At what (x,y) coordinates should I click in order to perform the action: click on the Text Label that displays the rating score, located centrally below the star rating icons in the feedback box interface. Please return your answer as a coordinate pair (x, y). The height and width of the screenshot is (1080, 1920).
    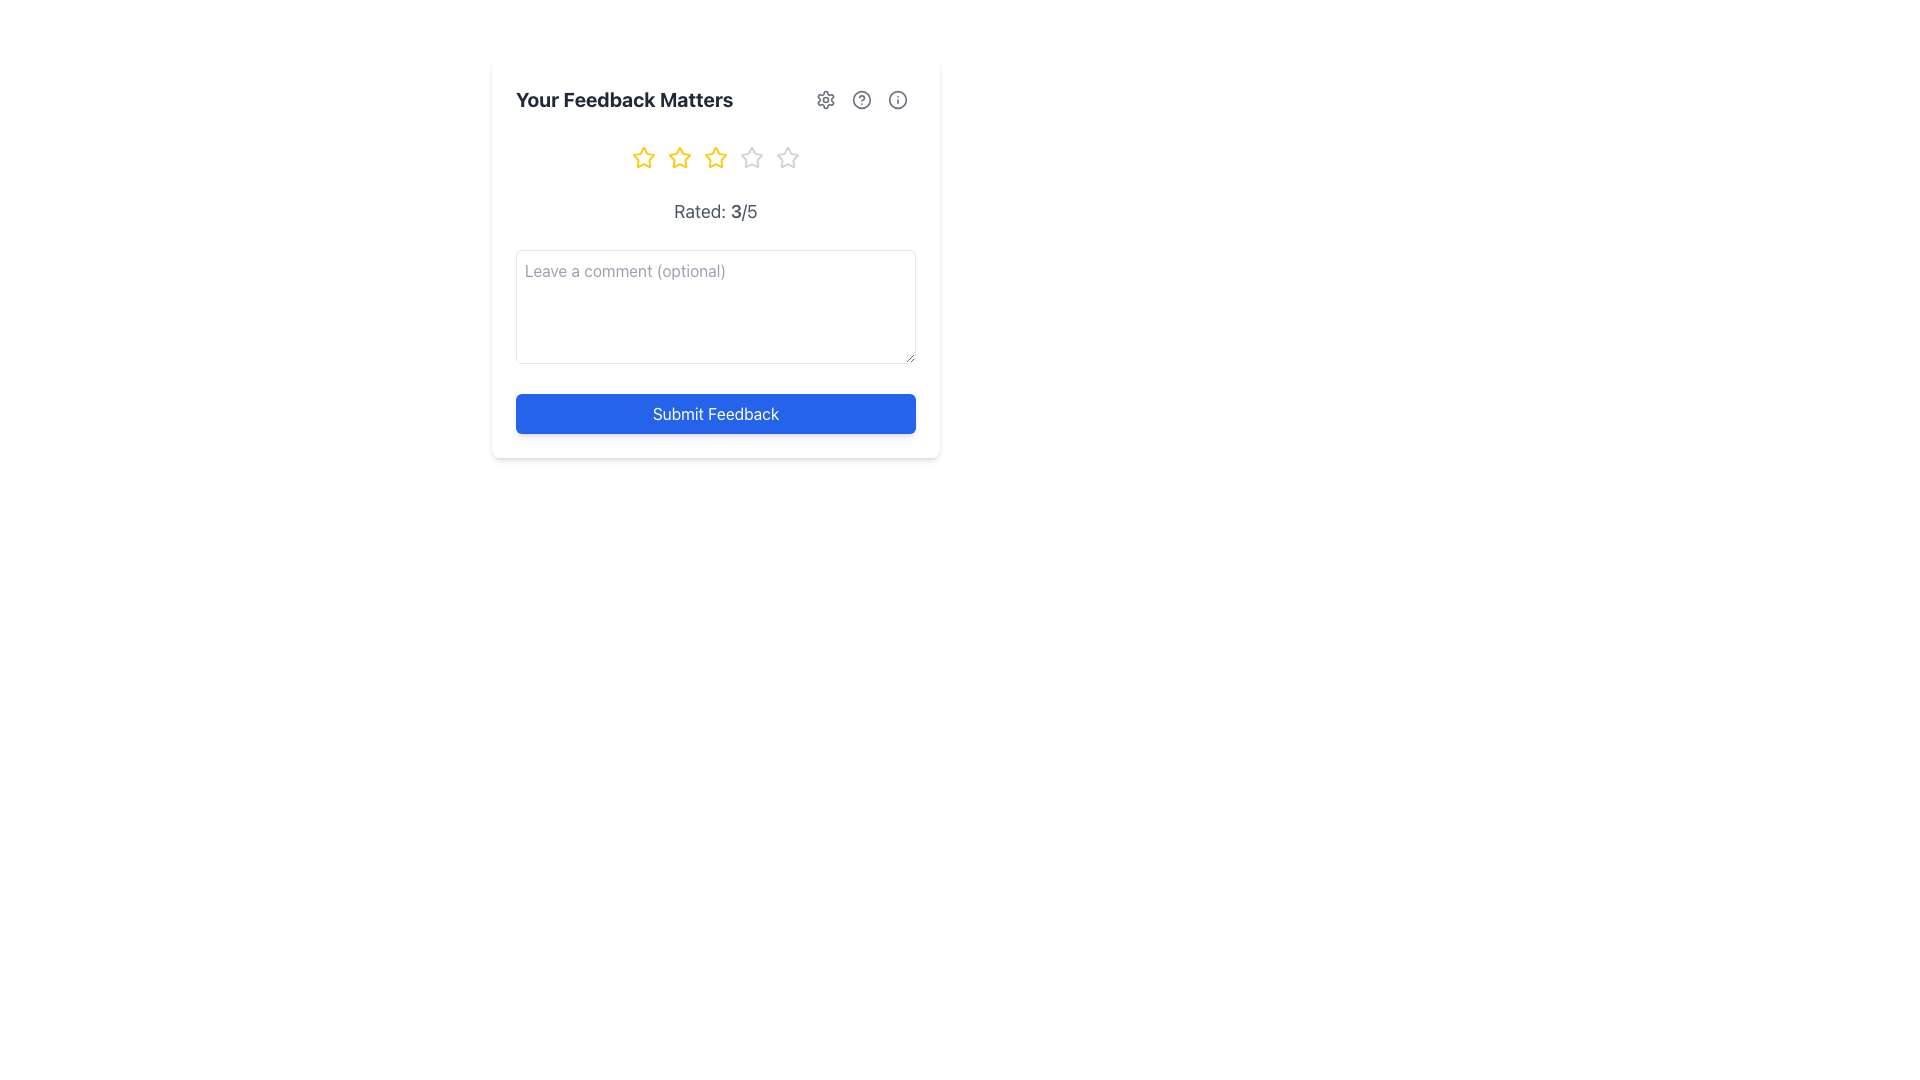
    Looking at the image, I should click on (715, 212).